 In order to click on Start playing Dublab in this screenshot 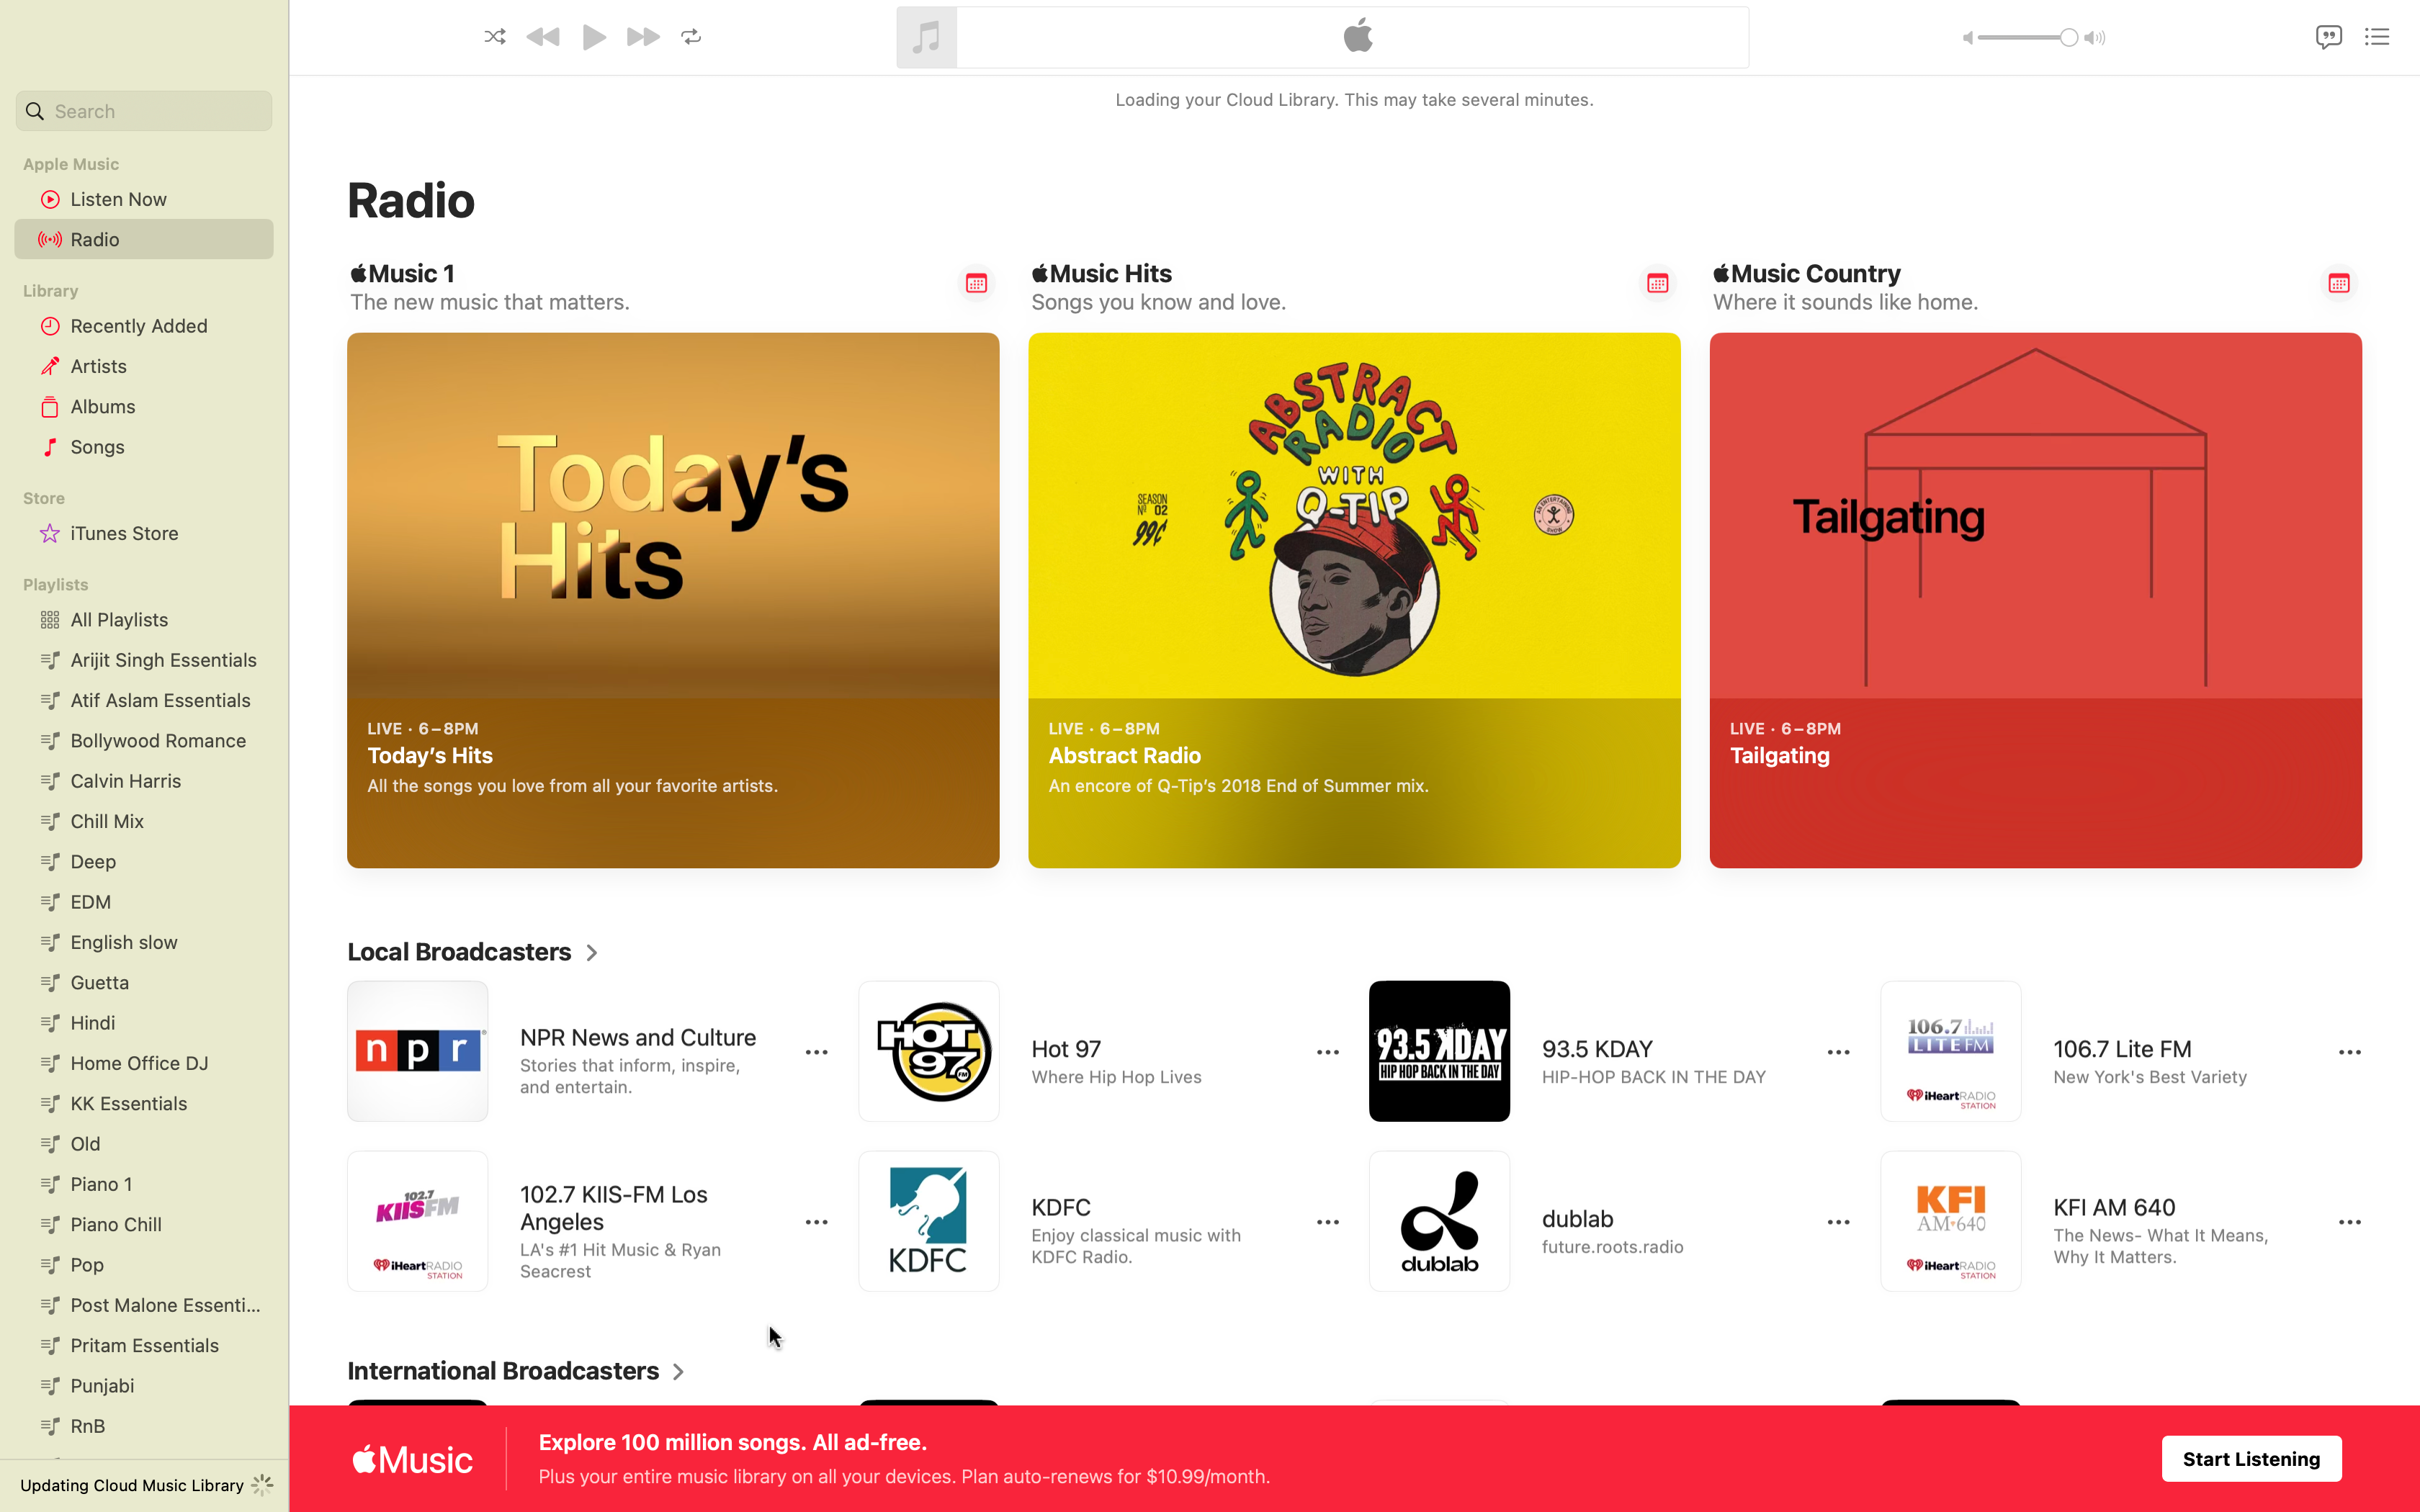, I will do `click(1592, 1221)`.